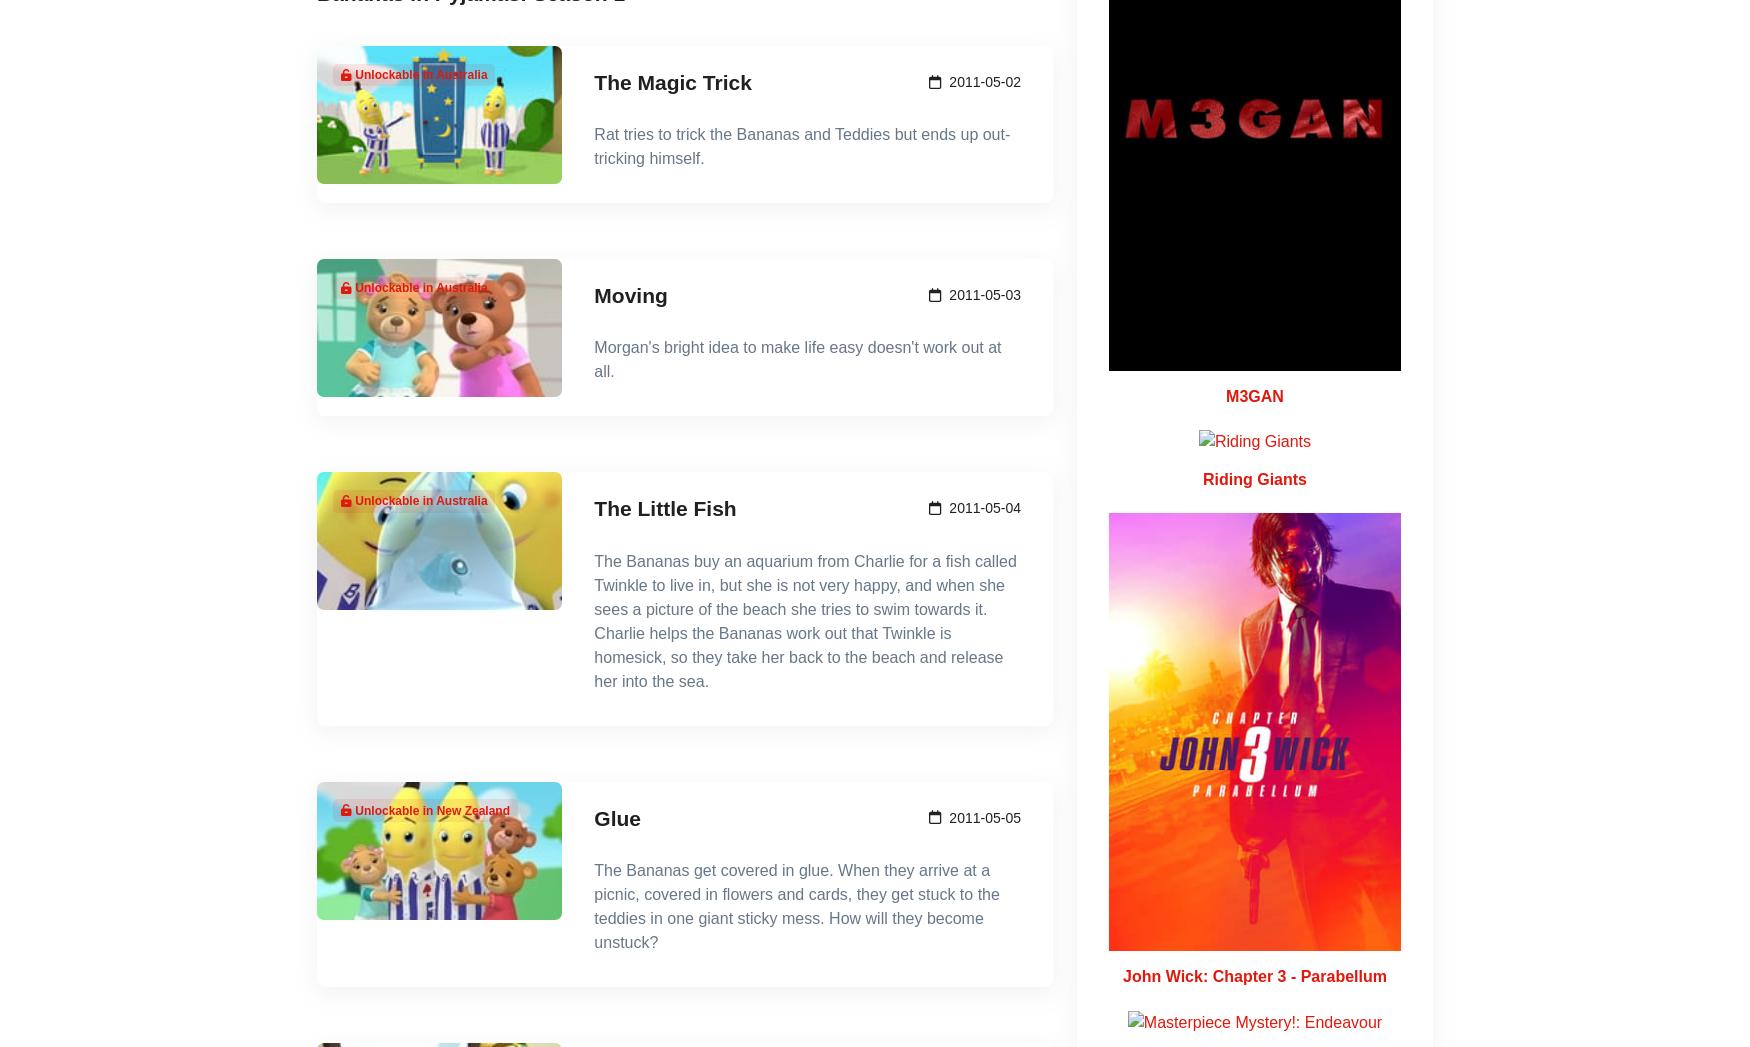 The width and height of the screenshot is (1750, 1047). I want to click on 'American Netflix.', so click(749, 597).